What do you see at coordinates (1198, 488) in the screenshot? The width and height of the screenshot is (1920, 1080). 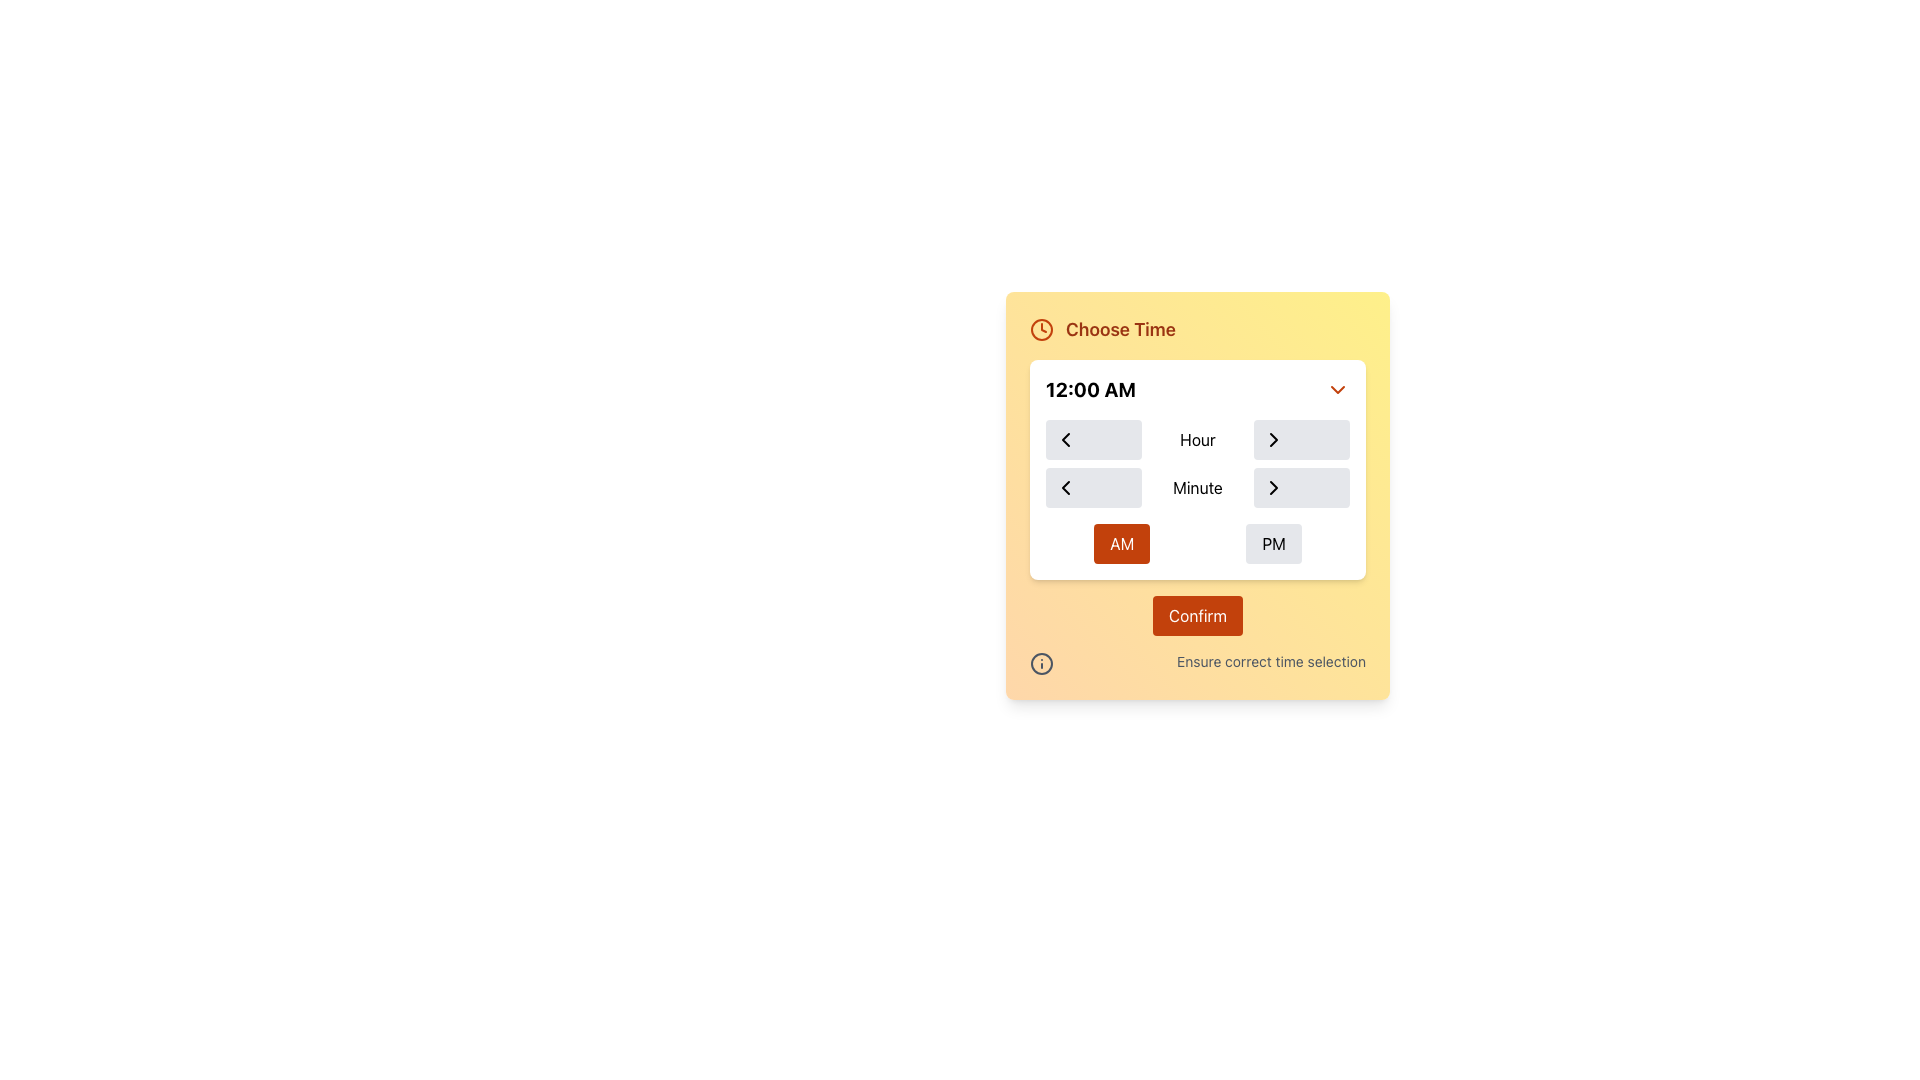 I see `the static text label indicating minutes, located in the middle column of the lower row of the grid layout within the time selection section` at bounding box center [1198, 488].